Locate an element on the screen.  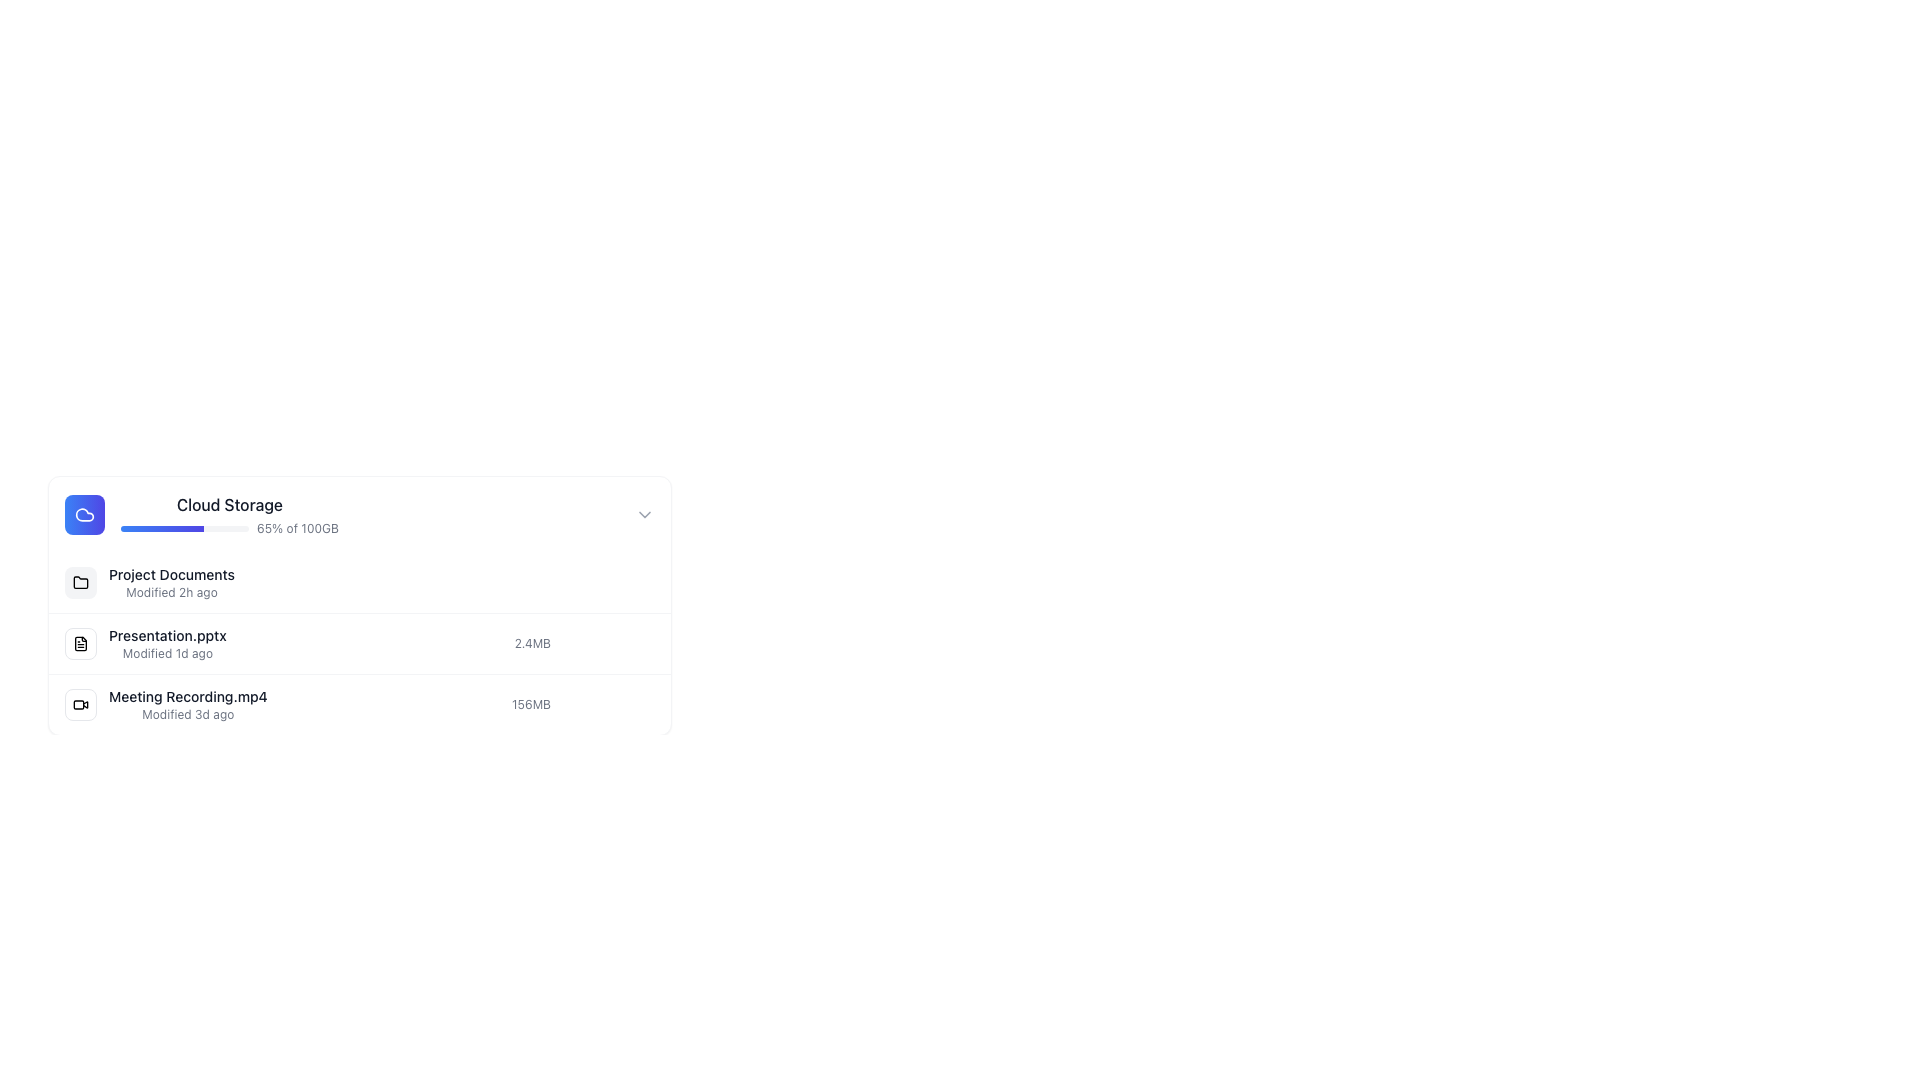
the folder icon with a black border and light gray background, located to the left of the text 'Project Documents' under 'Cloud Storage' is located at coordinates (80, 582).